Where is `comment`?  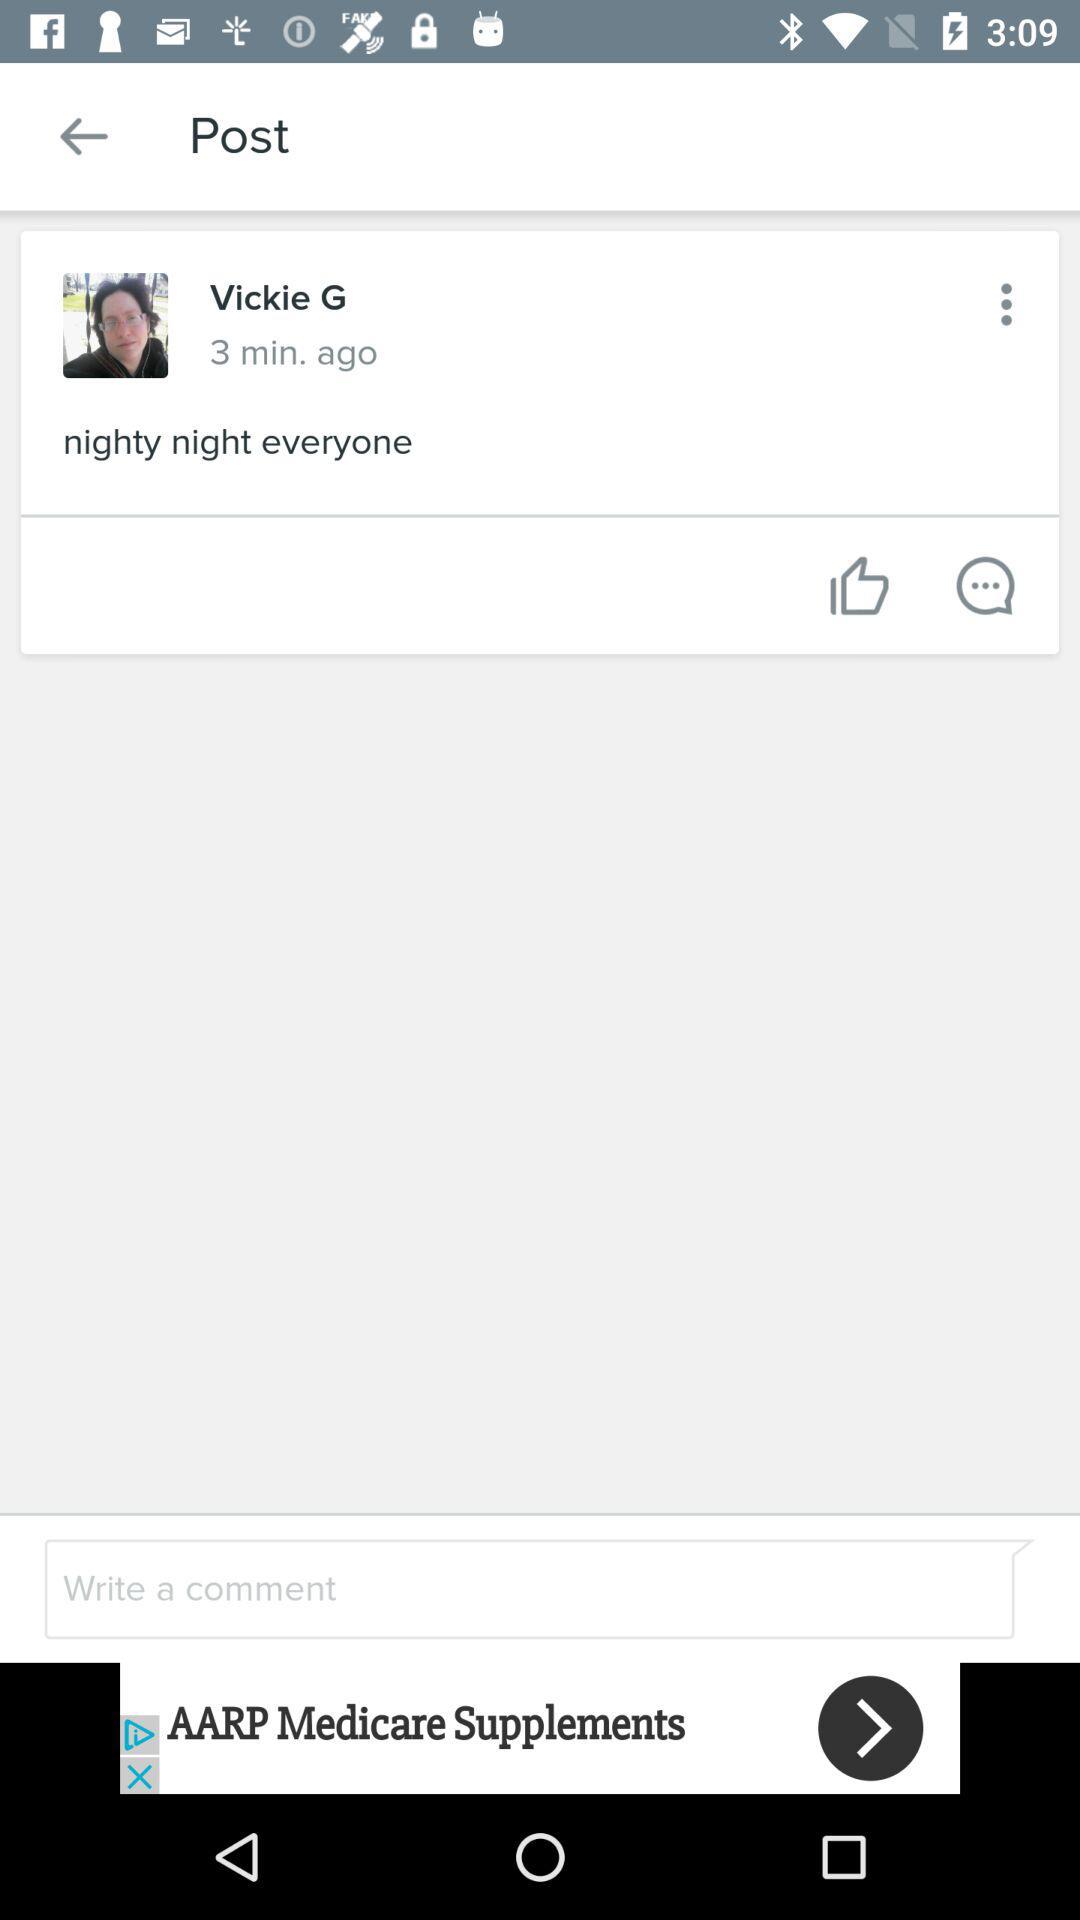 comment is located at coordinates (487, 1587).